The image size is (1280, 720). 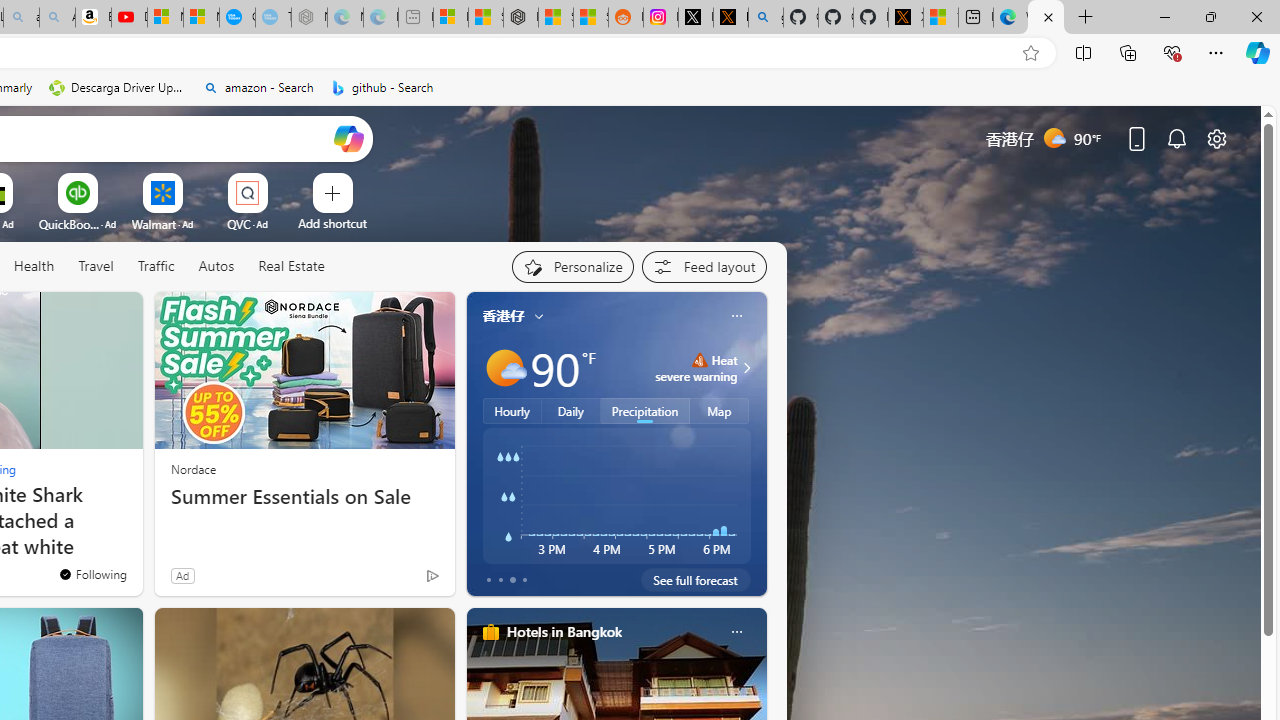 What do you see at coordinates (1209, 16) in the screenshot?
I see `'Restore'` at bounding box center [1209, 16].